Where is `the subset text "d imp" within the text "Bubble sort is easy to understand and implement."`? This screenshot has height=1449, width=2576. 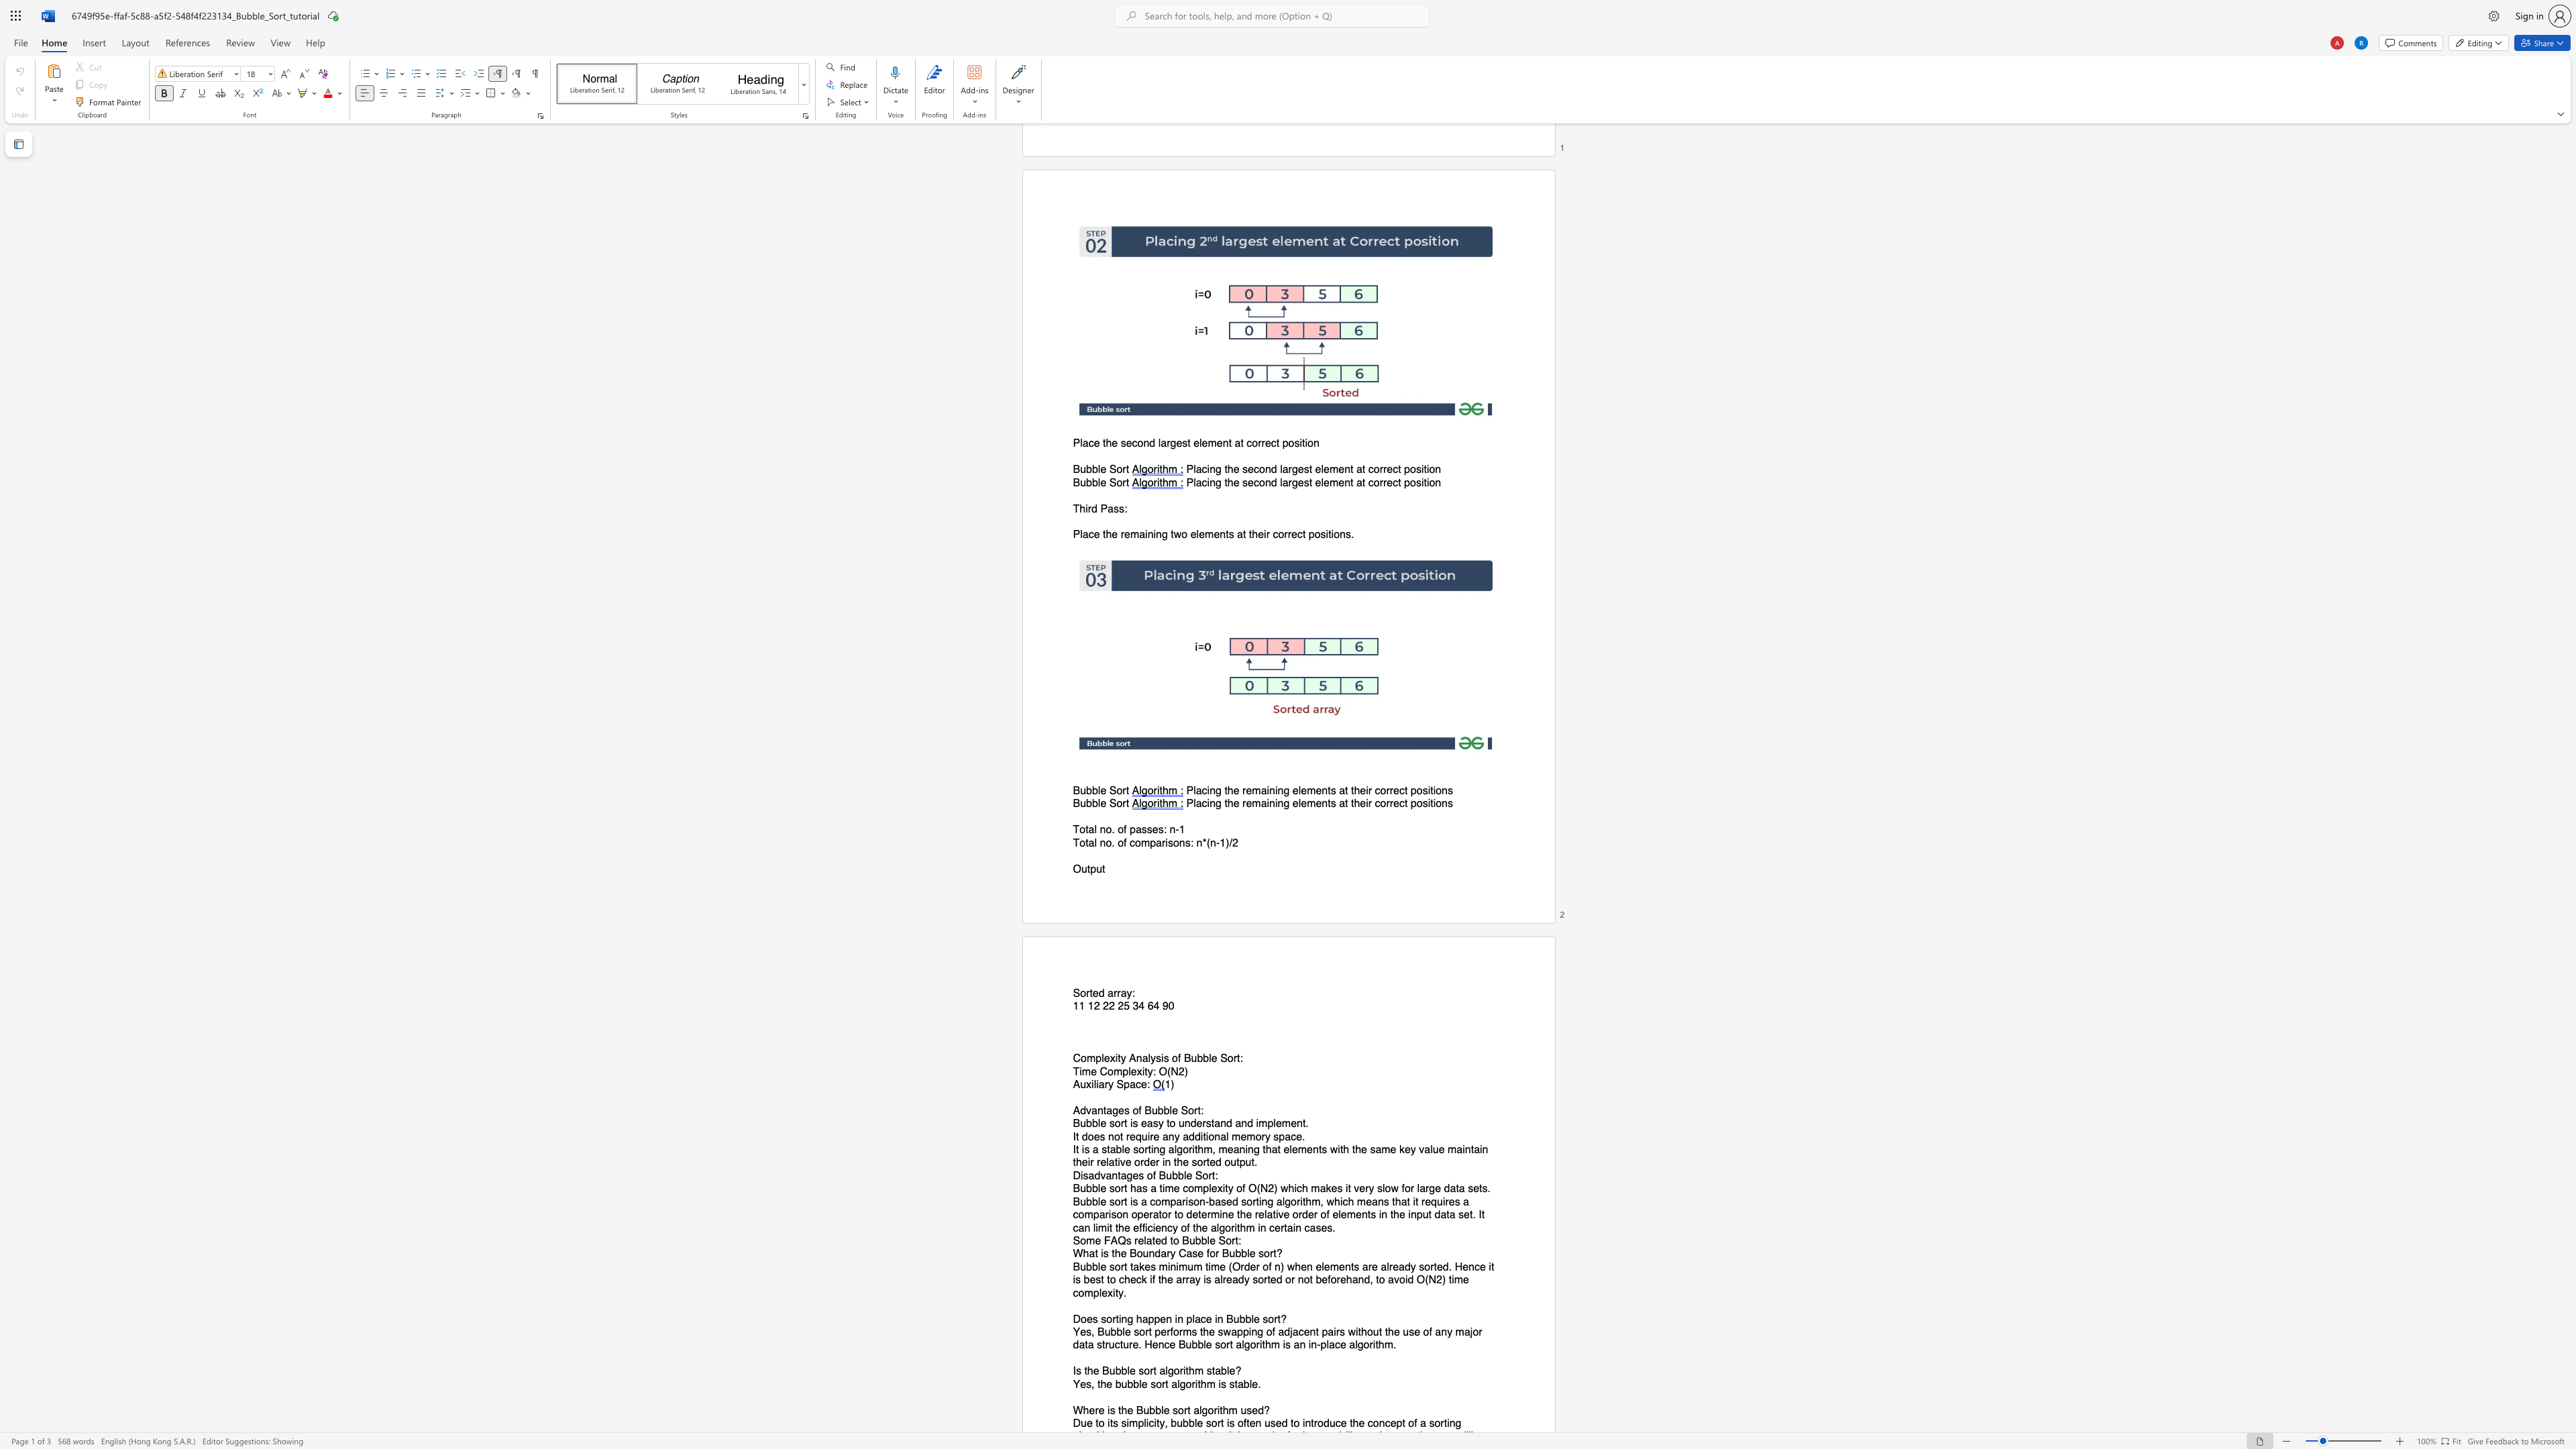 the subset text "d imp" within the text "Bubble sort is easy to understand and implement." is located at coordinates (1246, 1124).